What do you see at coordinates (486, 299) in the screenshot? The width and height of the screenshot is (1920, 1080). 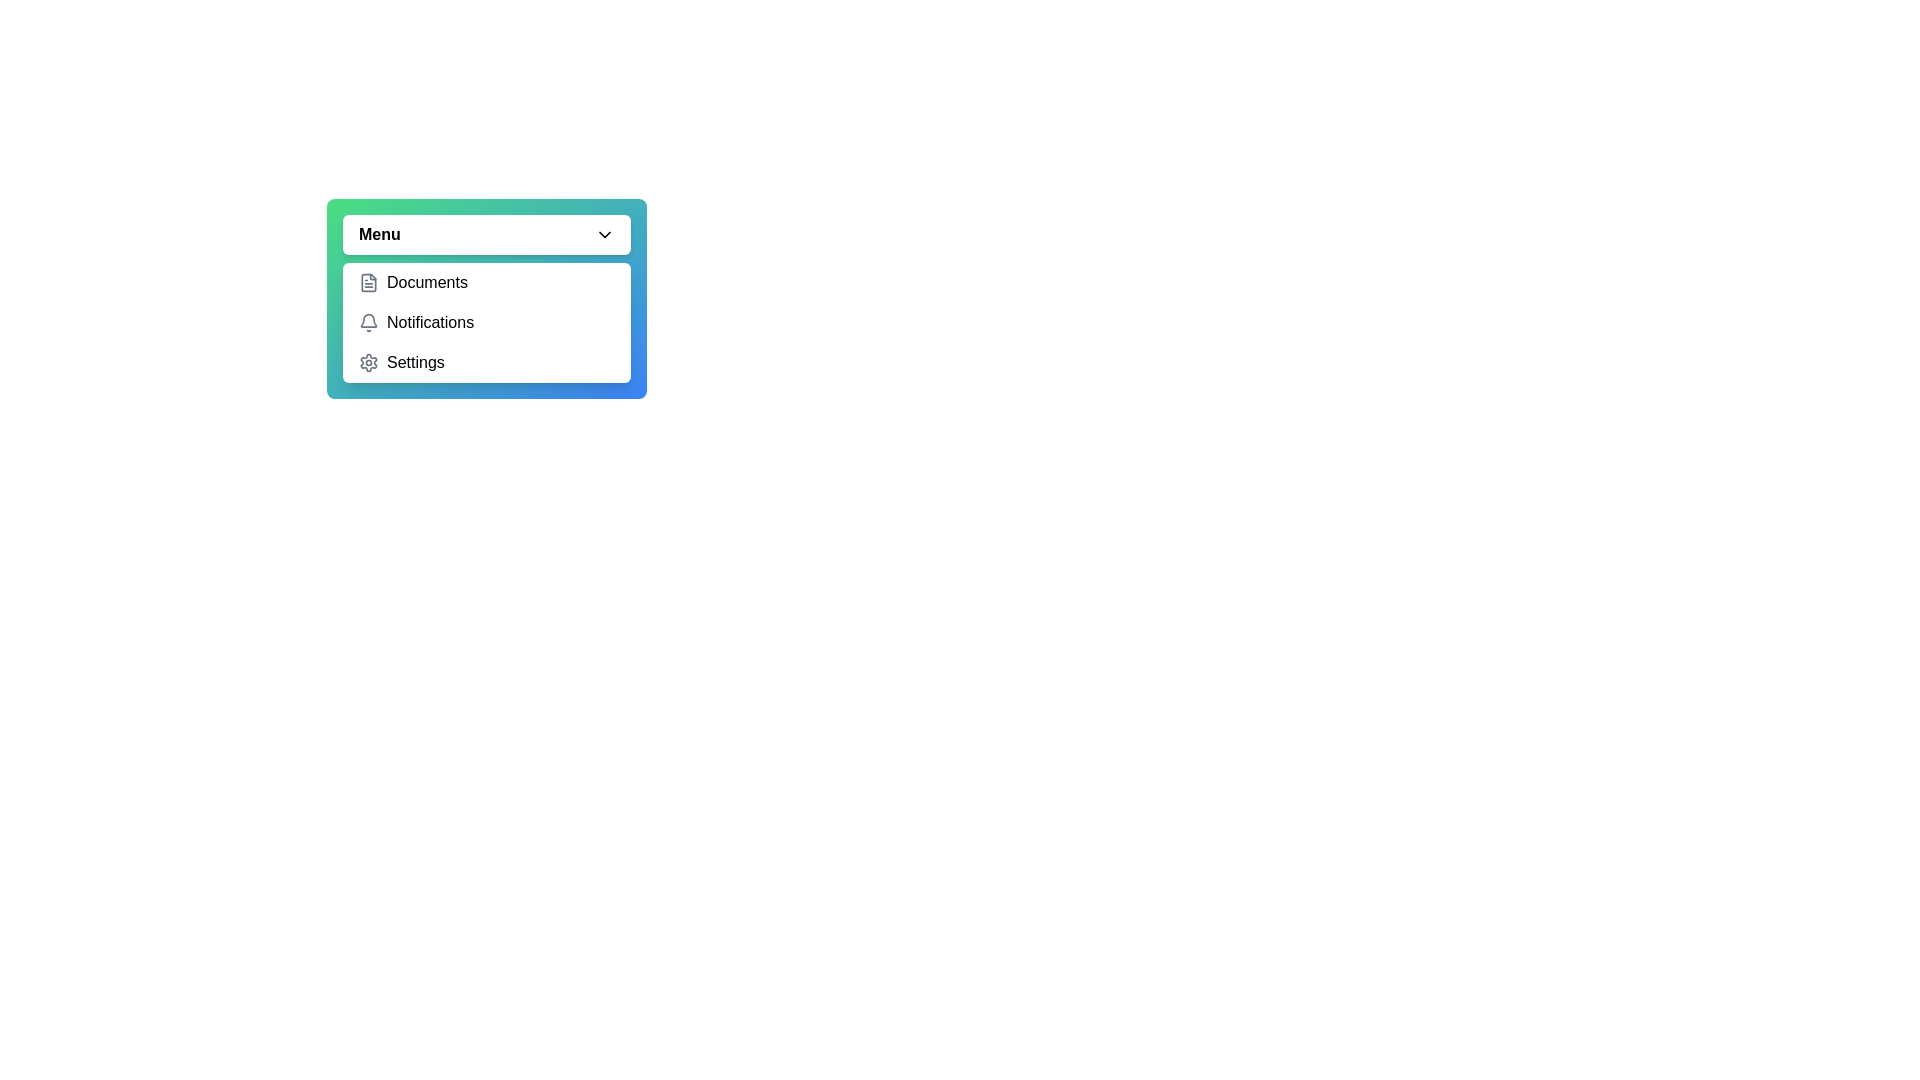 I see `a selectable option in the dropdown menu that includes 'Documents', 'Notifications', and 'Settings'` at bounding box center [486, 299].